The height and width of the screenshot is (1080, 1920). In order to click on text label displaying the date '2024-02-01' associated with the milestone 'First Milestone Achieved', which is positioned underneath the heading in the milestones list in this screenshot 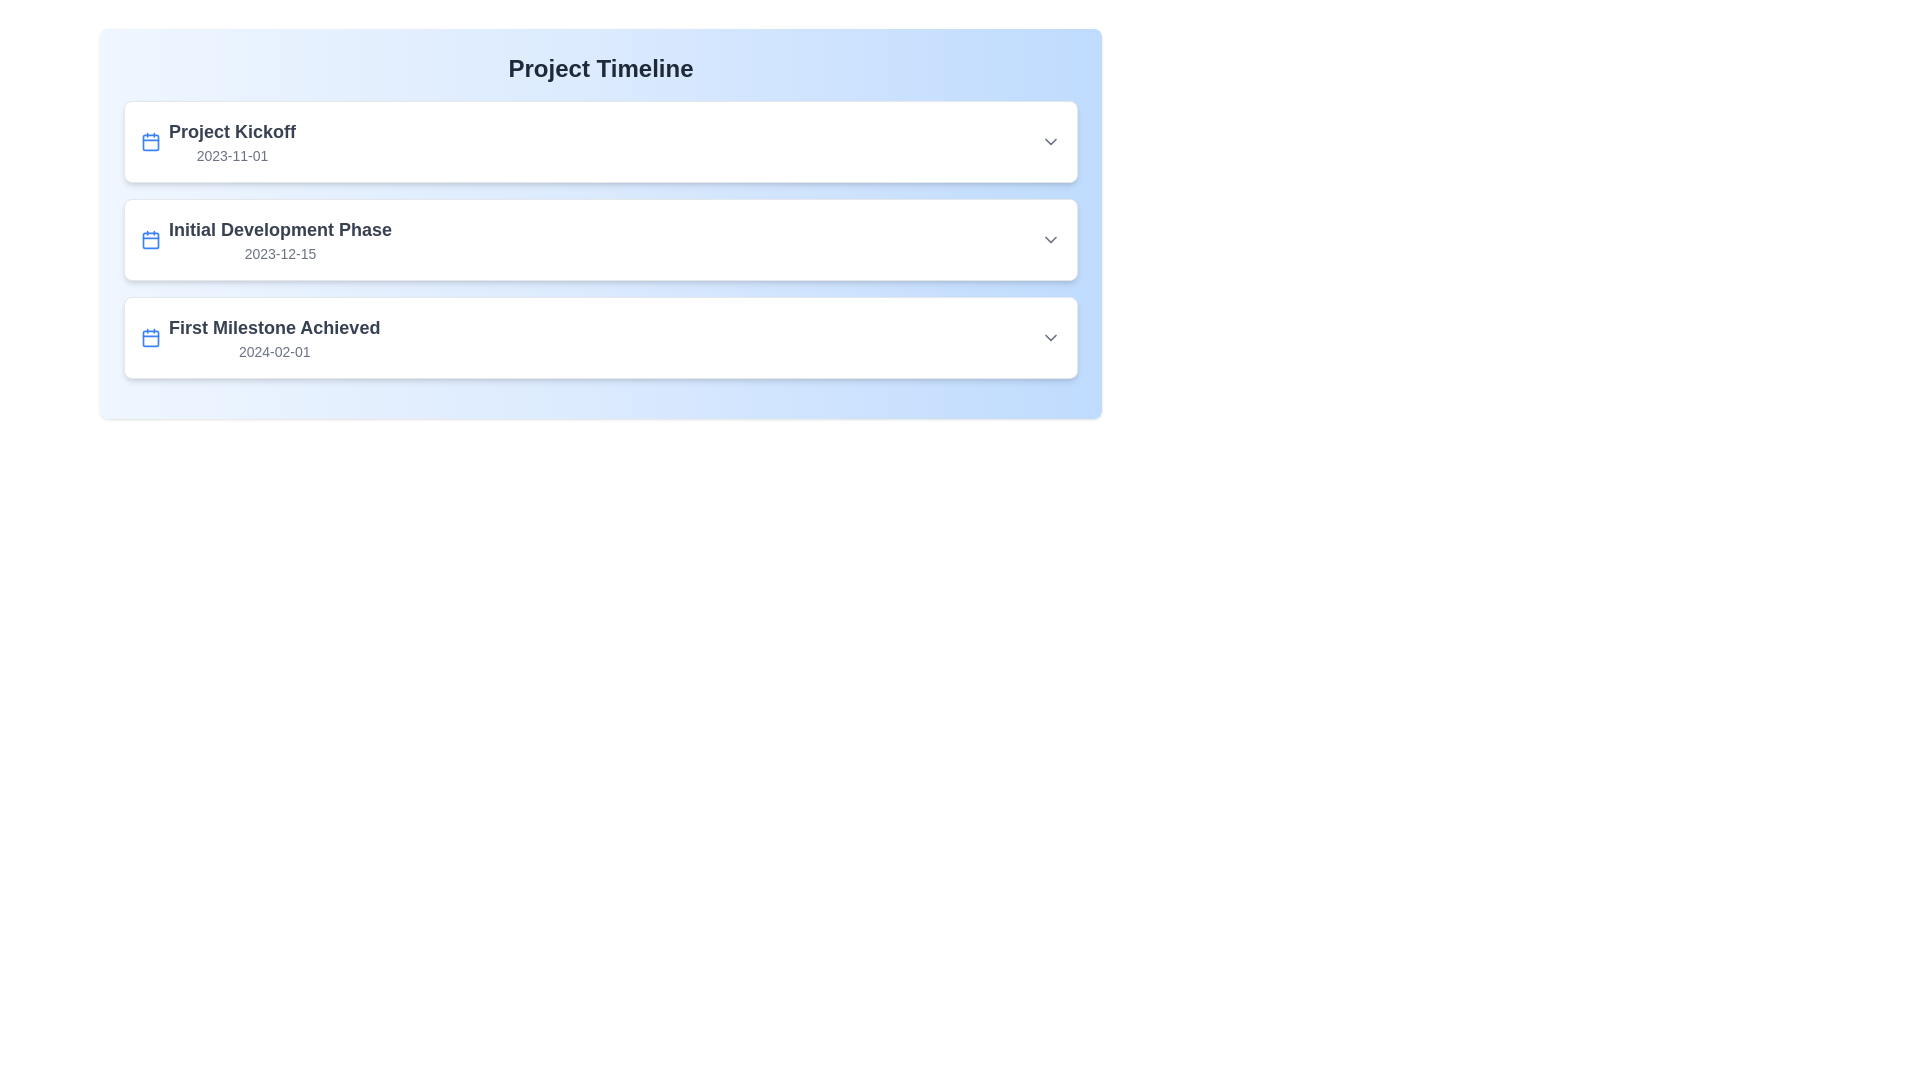, I will do `click(273, 350)`.